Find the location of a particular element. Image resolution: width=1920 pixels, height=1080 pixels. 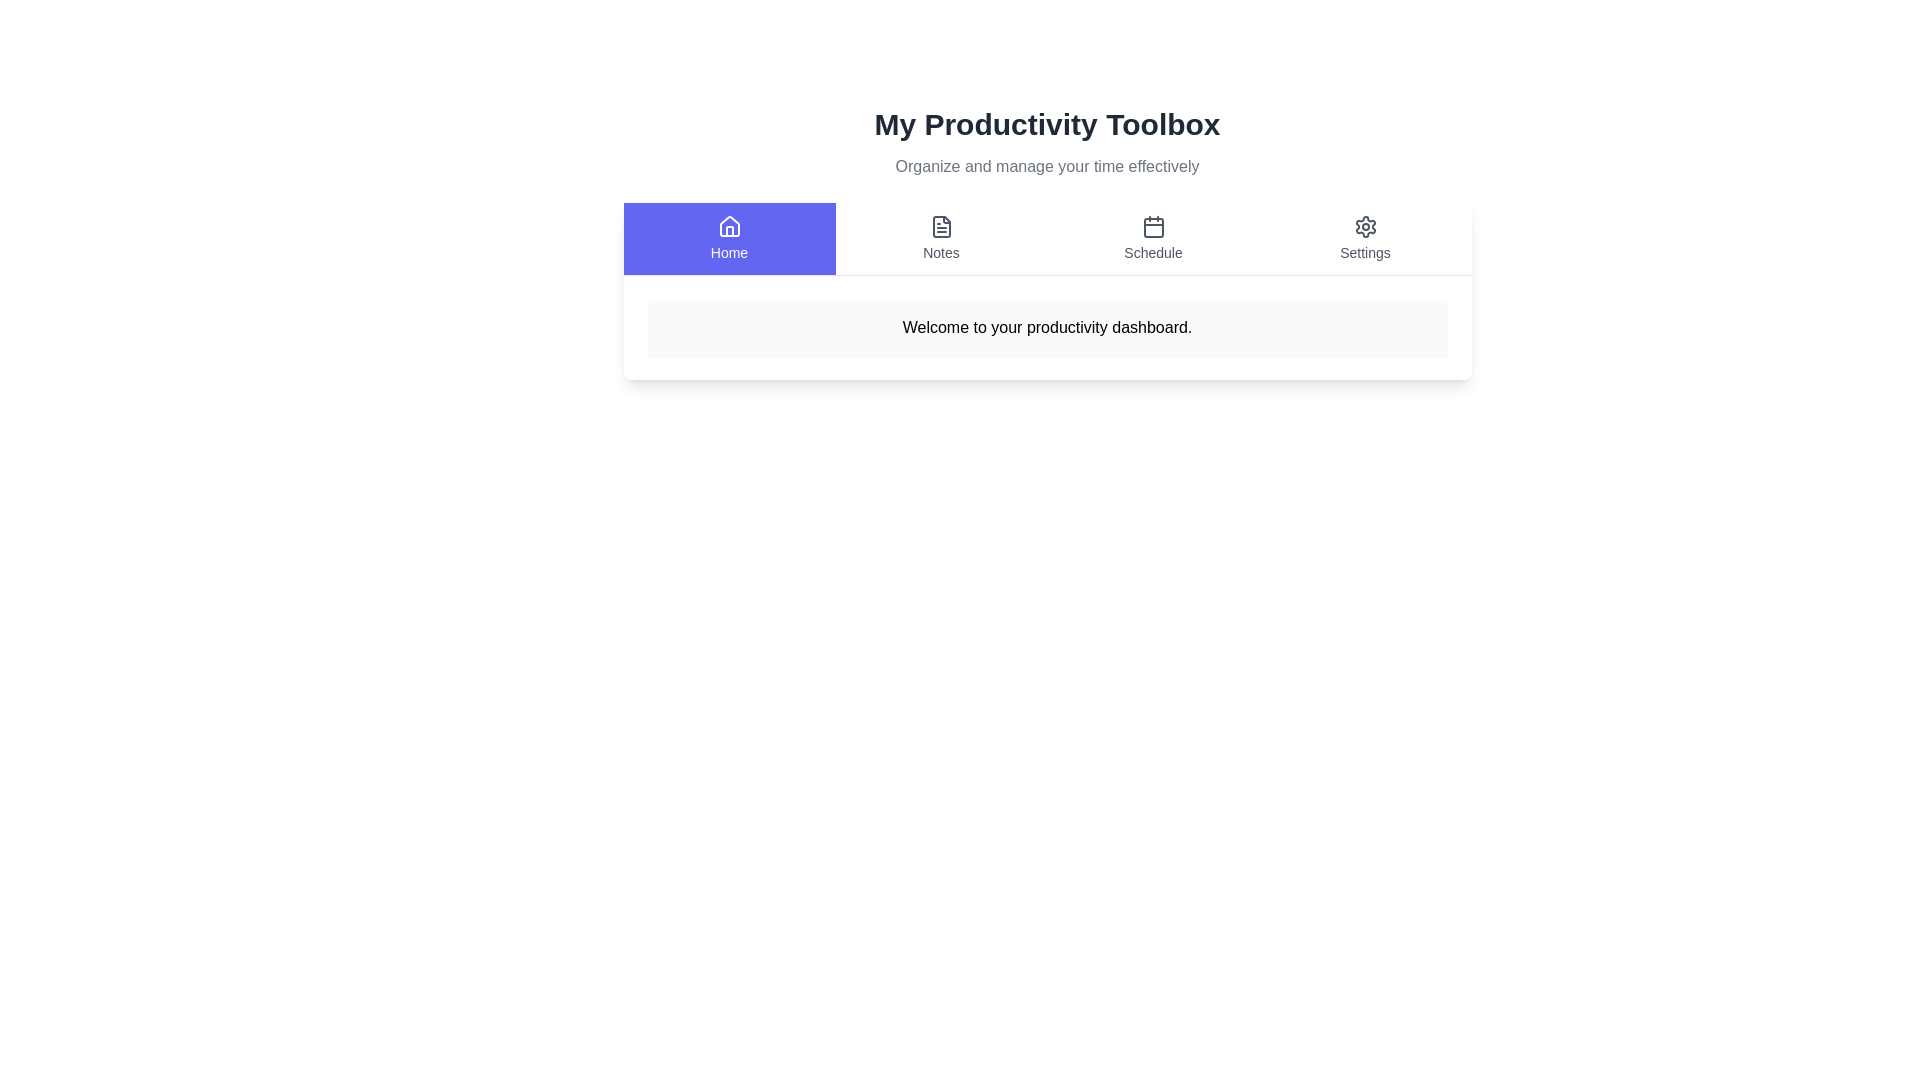

the calendar icon located below the 'My Productivity Toolbox' header is located at coordinates (1153, 226).